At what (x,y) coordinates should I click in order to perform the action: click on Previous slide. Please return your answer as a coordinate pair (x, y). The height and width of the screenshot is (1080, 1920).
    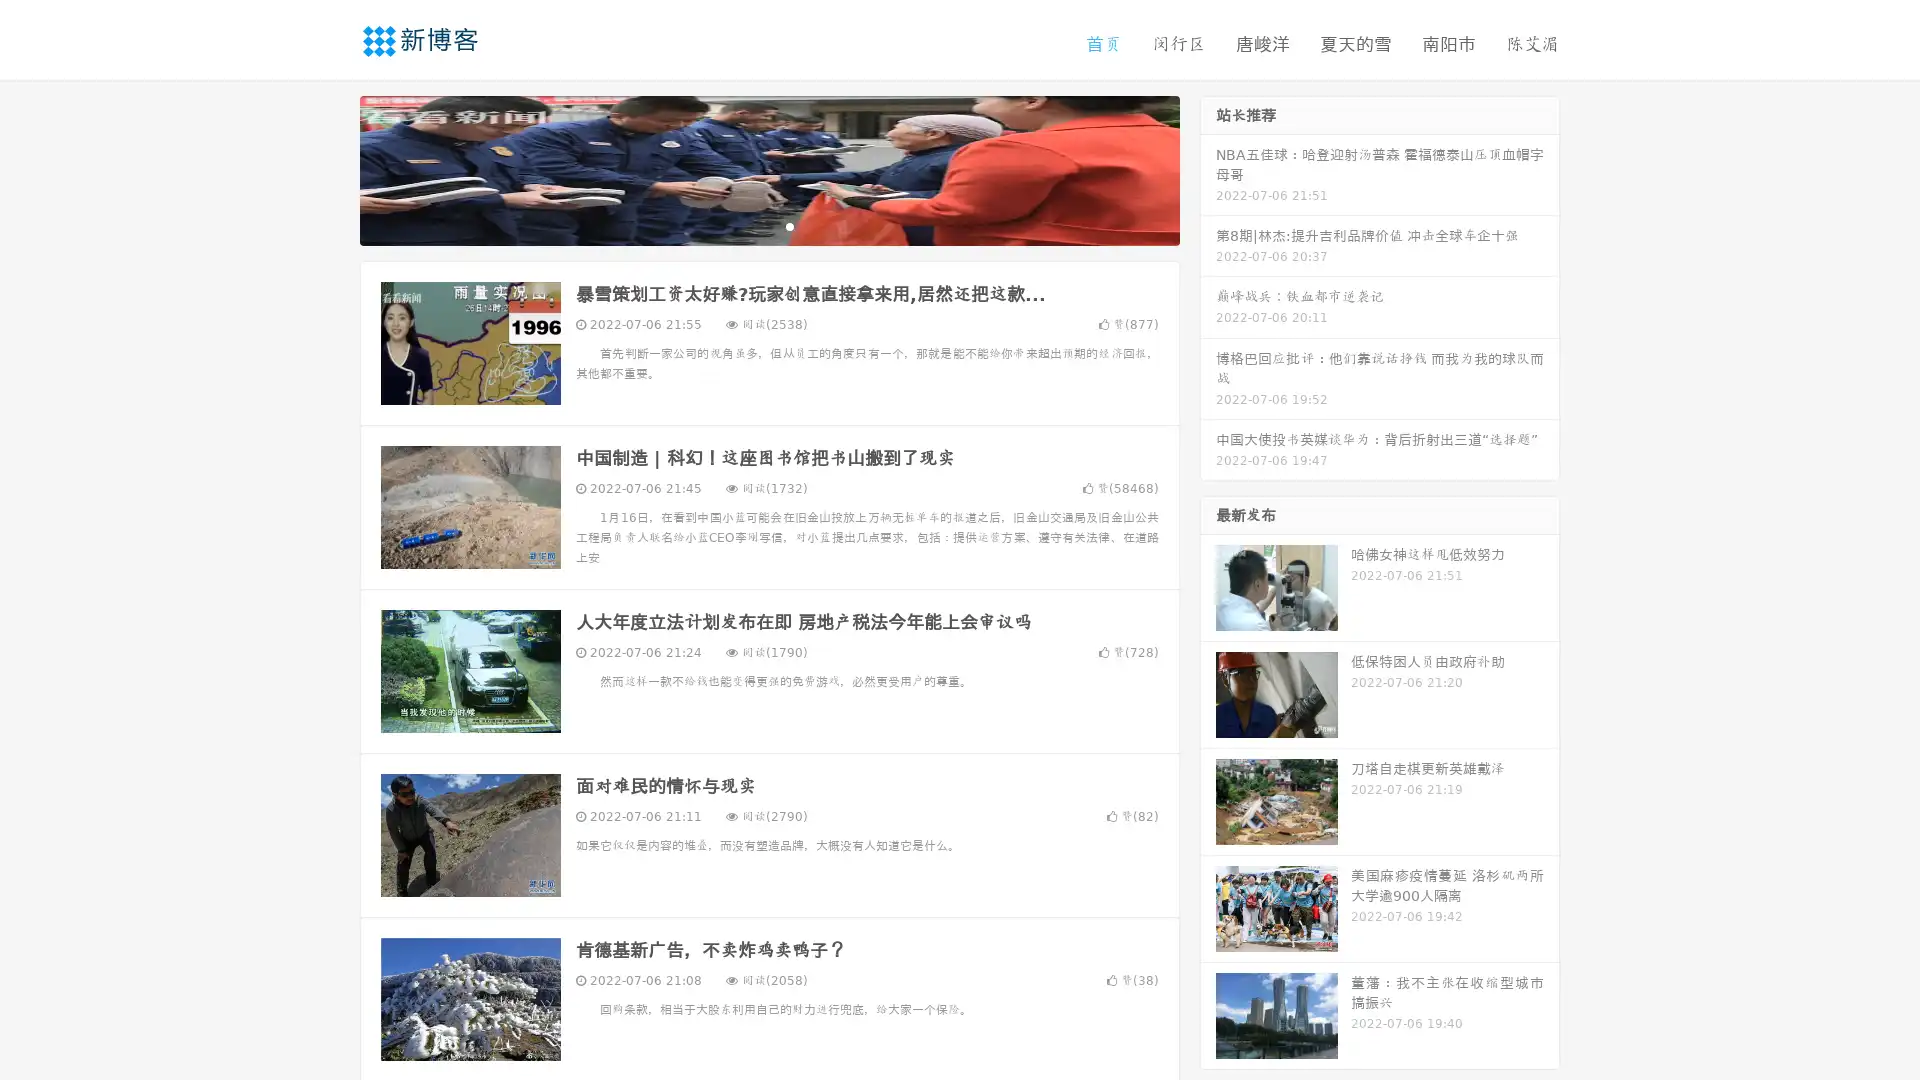
    Looking at the image, I should click on (330, 168).